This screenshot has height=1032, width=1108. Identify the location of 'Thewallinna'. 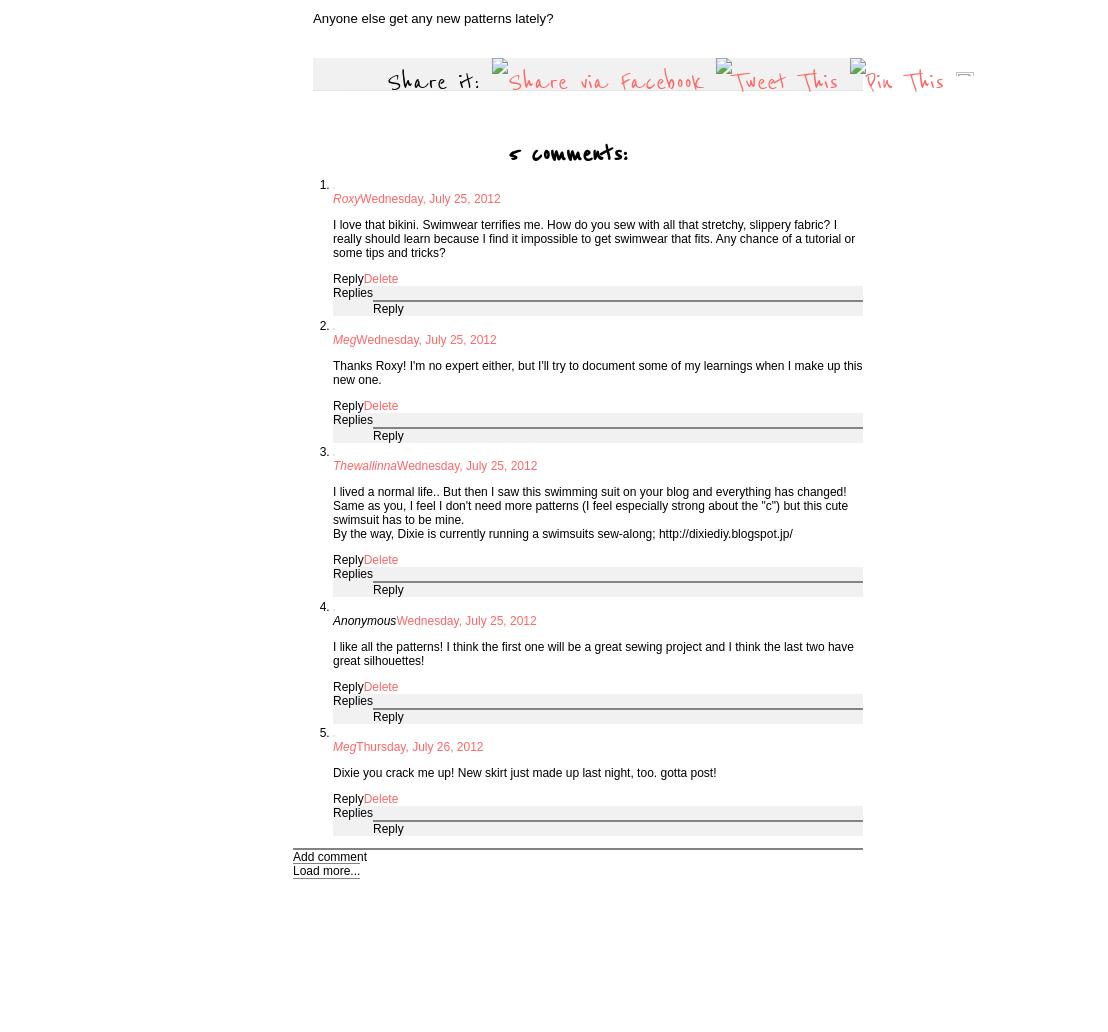
(363, 465).